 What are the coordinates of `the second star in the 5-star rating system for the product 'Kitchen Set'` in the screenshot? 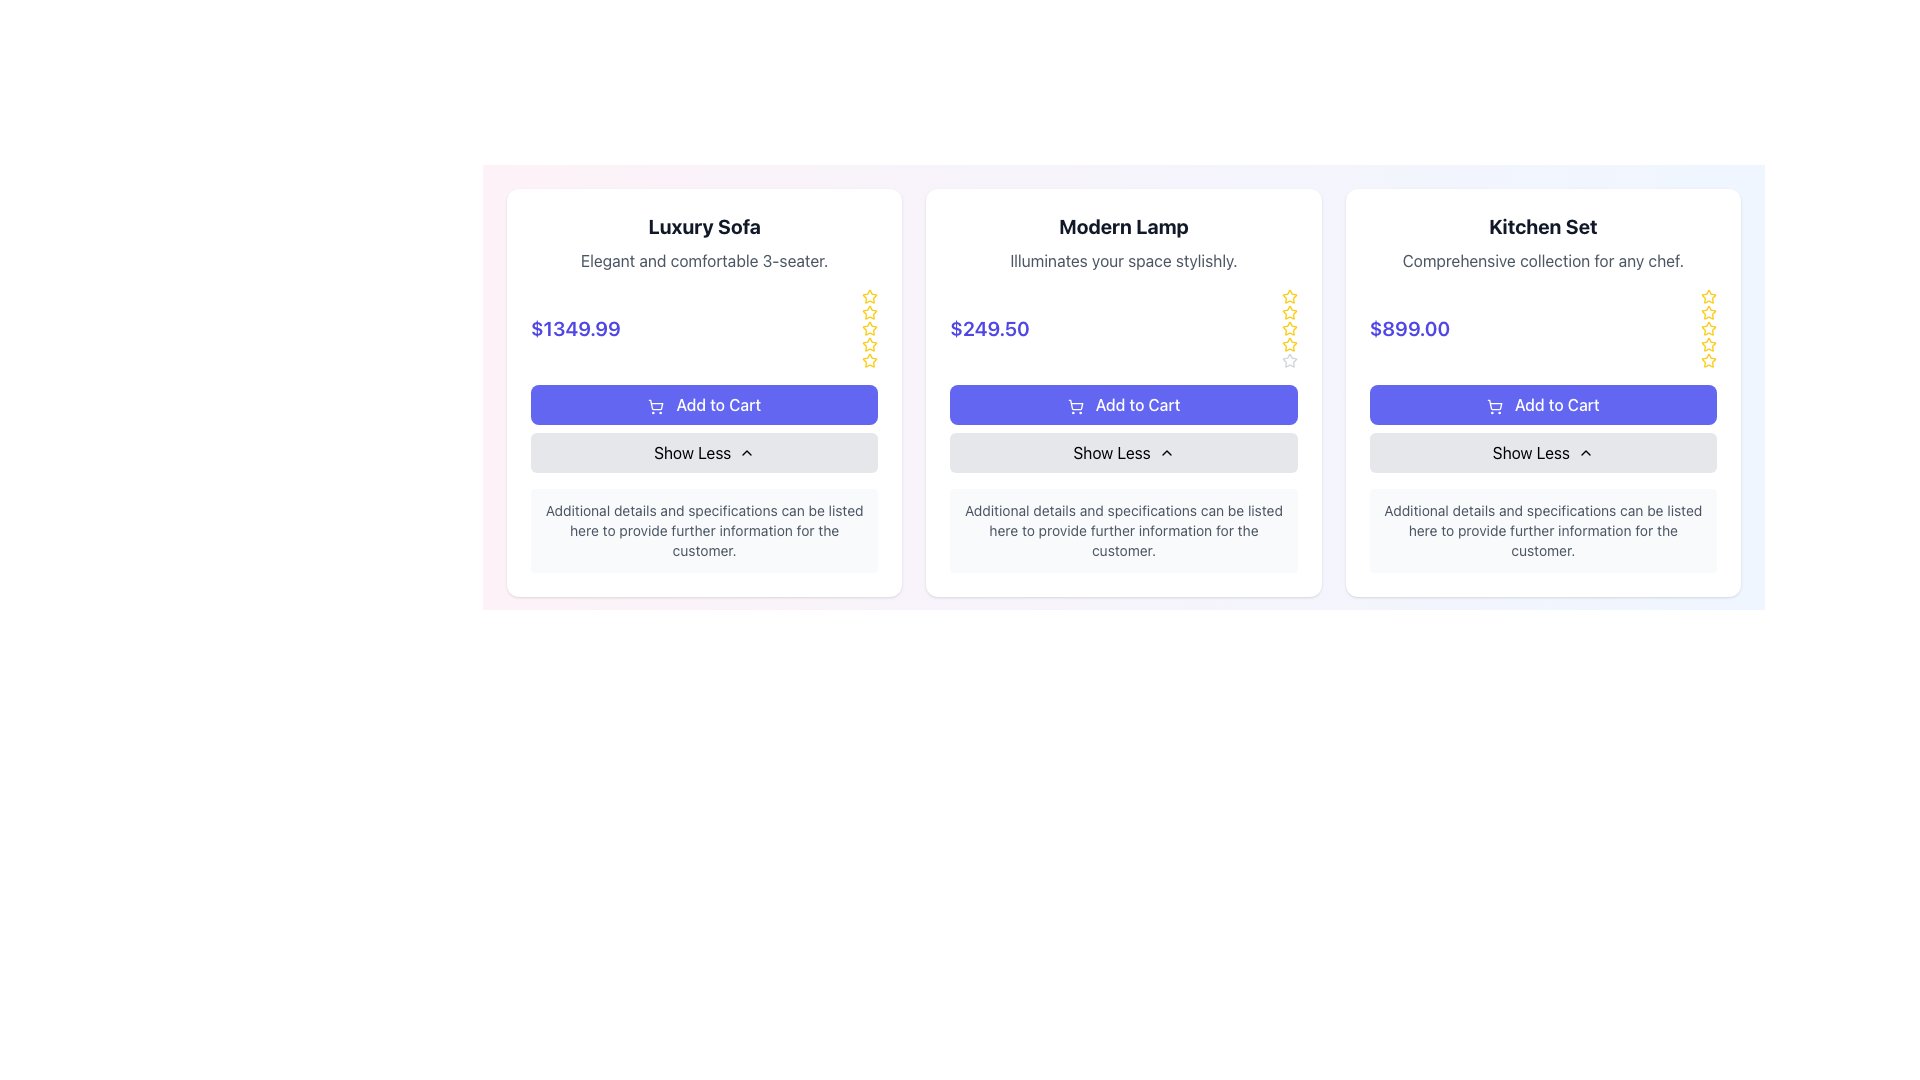 It's located at (1707, 327).